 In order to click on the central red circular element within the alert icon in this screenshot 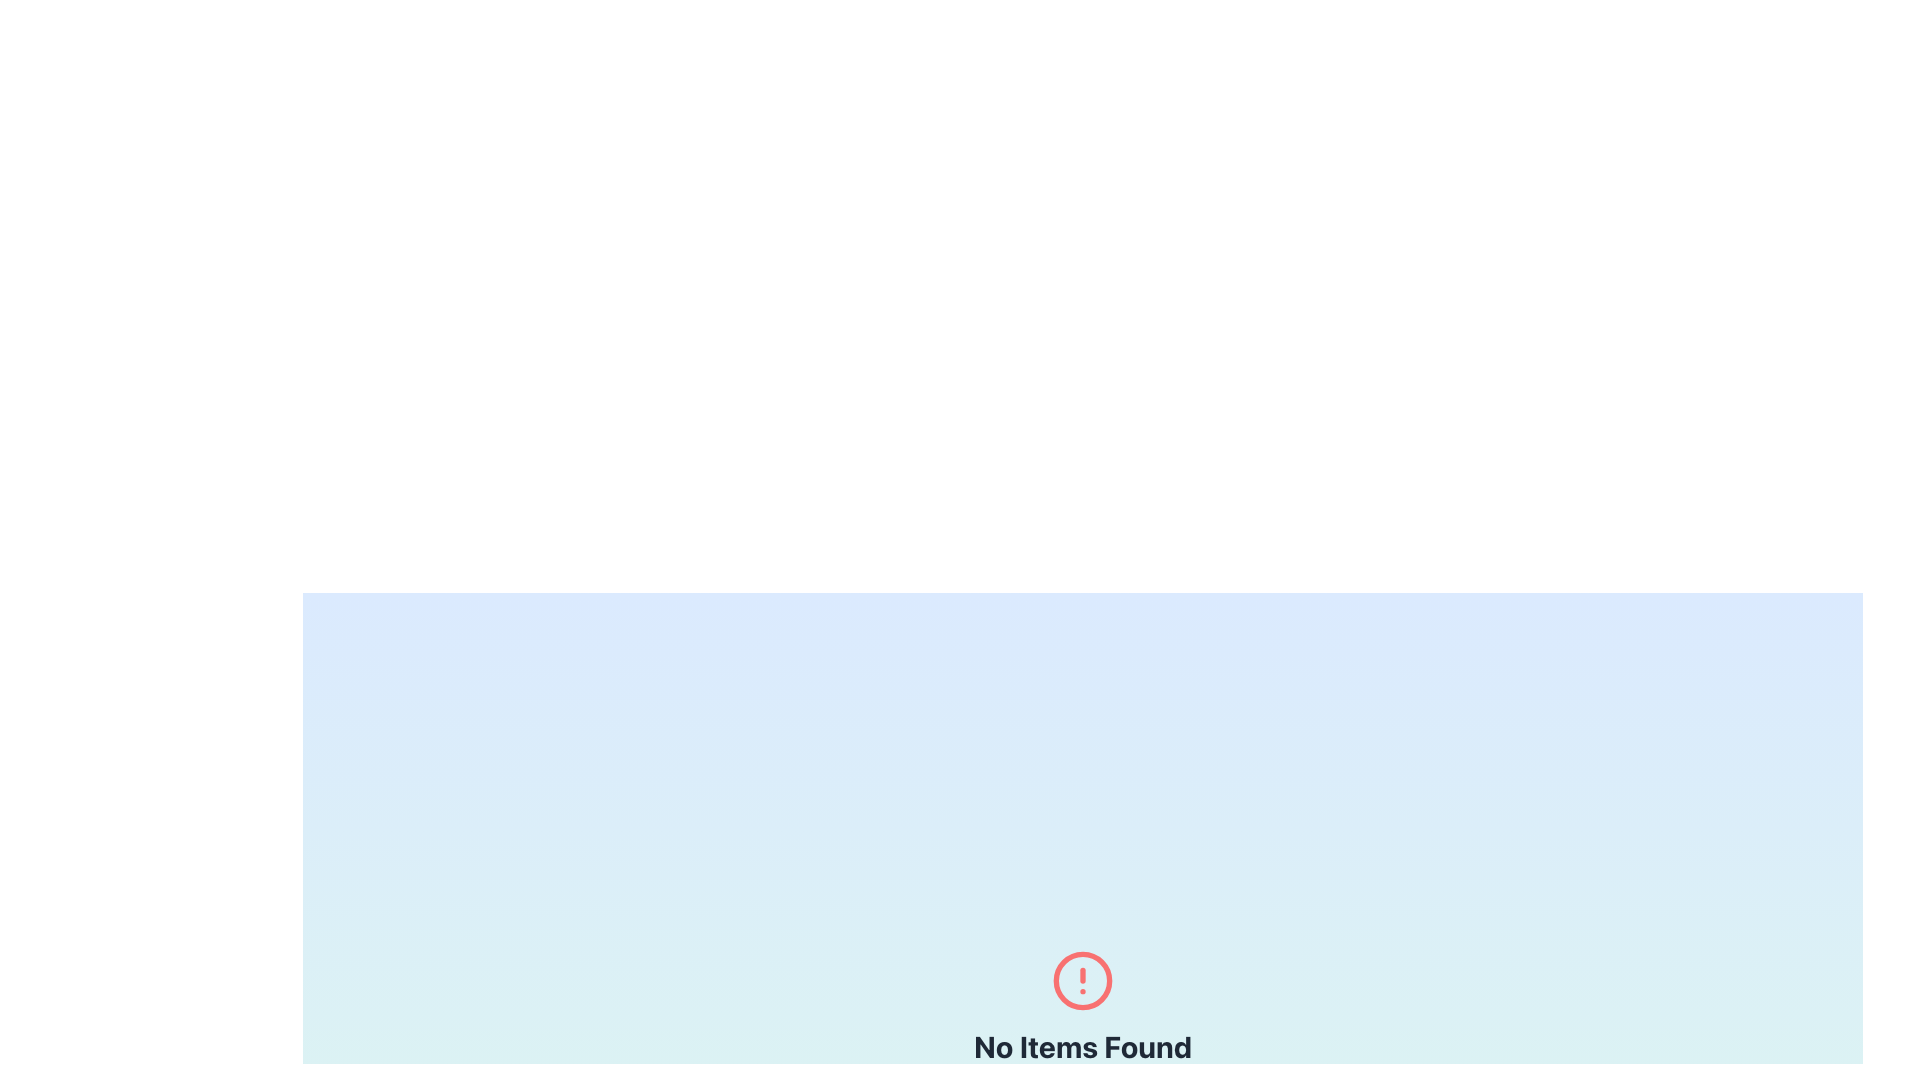, I will do `click(1082, 979)`.